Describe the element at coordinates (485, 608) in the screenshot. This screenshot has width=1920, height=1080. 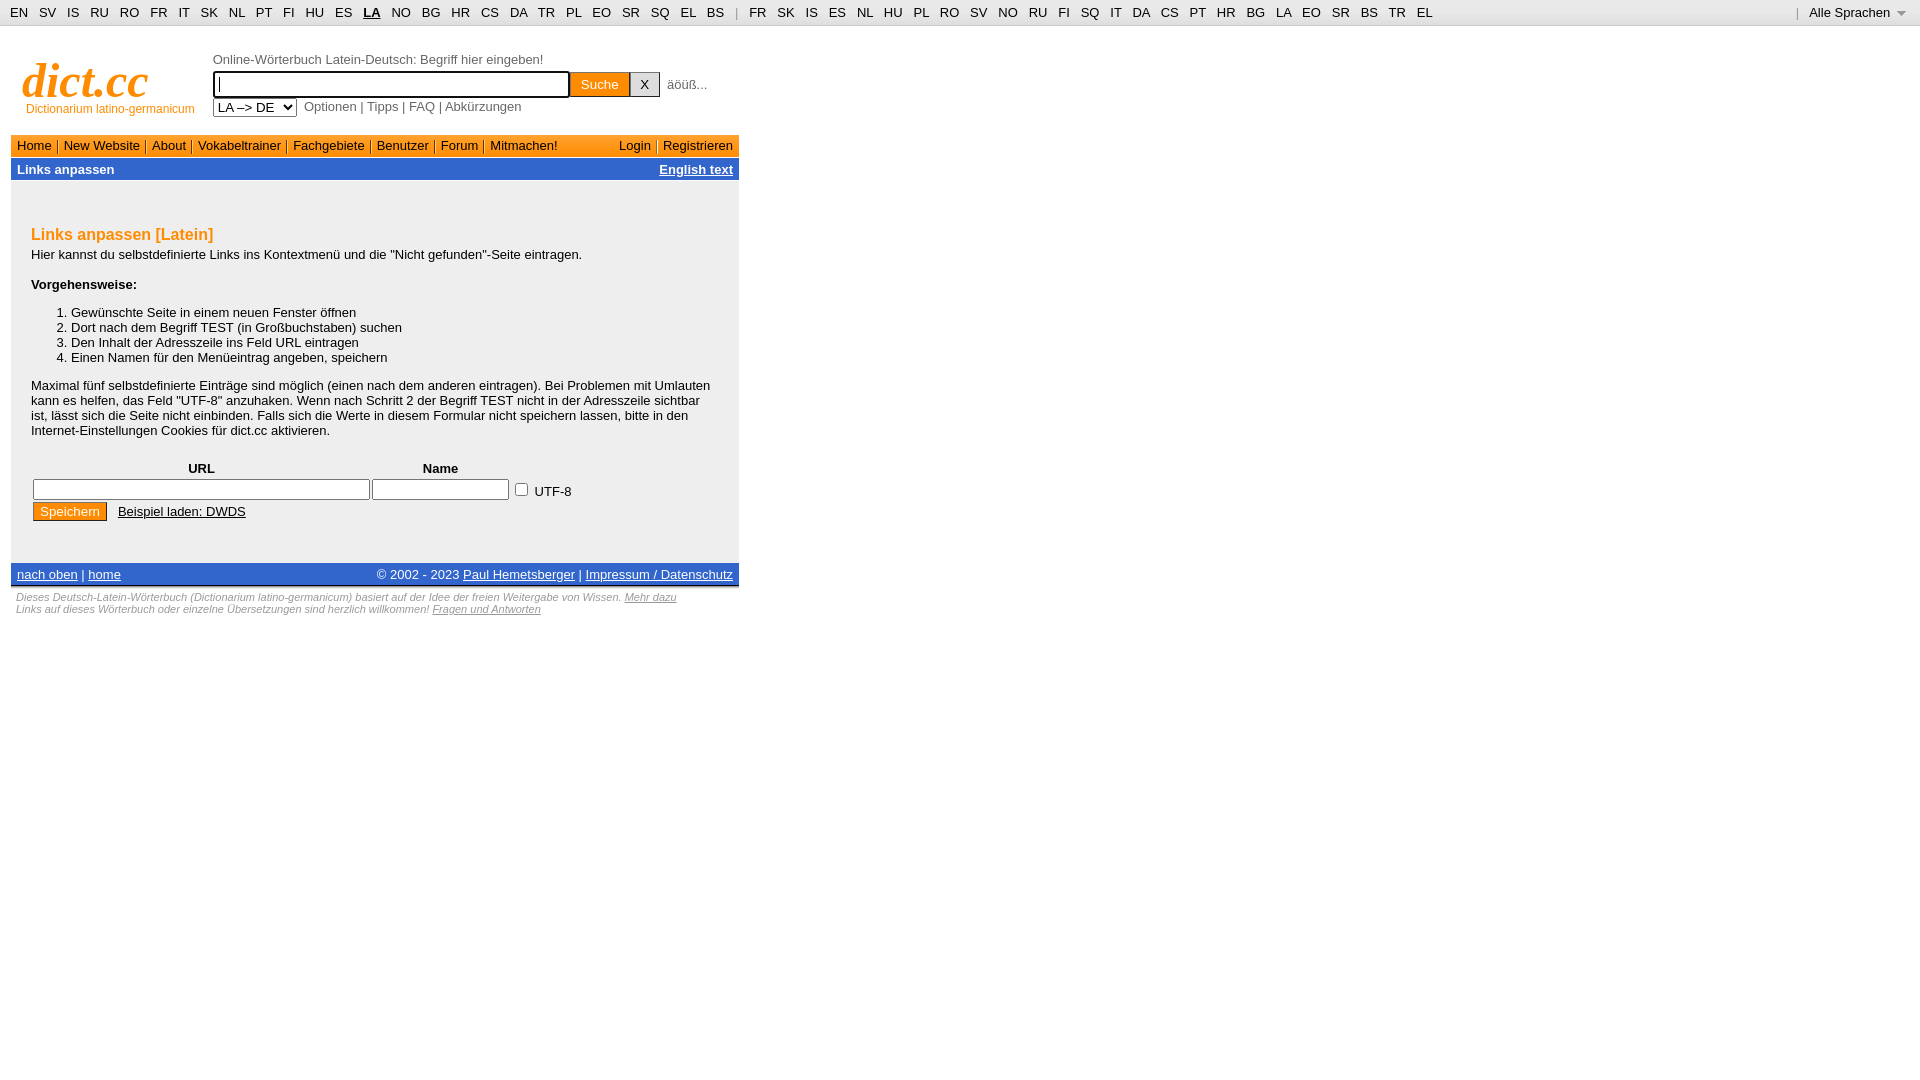
I see `'Fragen und Antworten'` at that location.